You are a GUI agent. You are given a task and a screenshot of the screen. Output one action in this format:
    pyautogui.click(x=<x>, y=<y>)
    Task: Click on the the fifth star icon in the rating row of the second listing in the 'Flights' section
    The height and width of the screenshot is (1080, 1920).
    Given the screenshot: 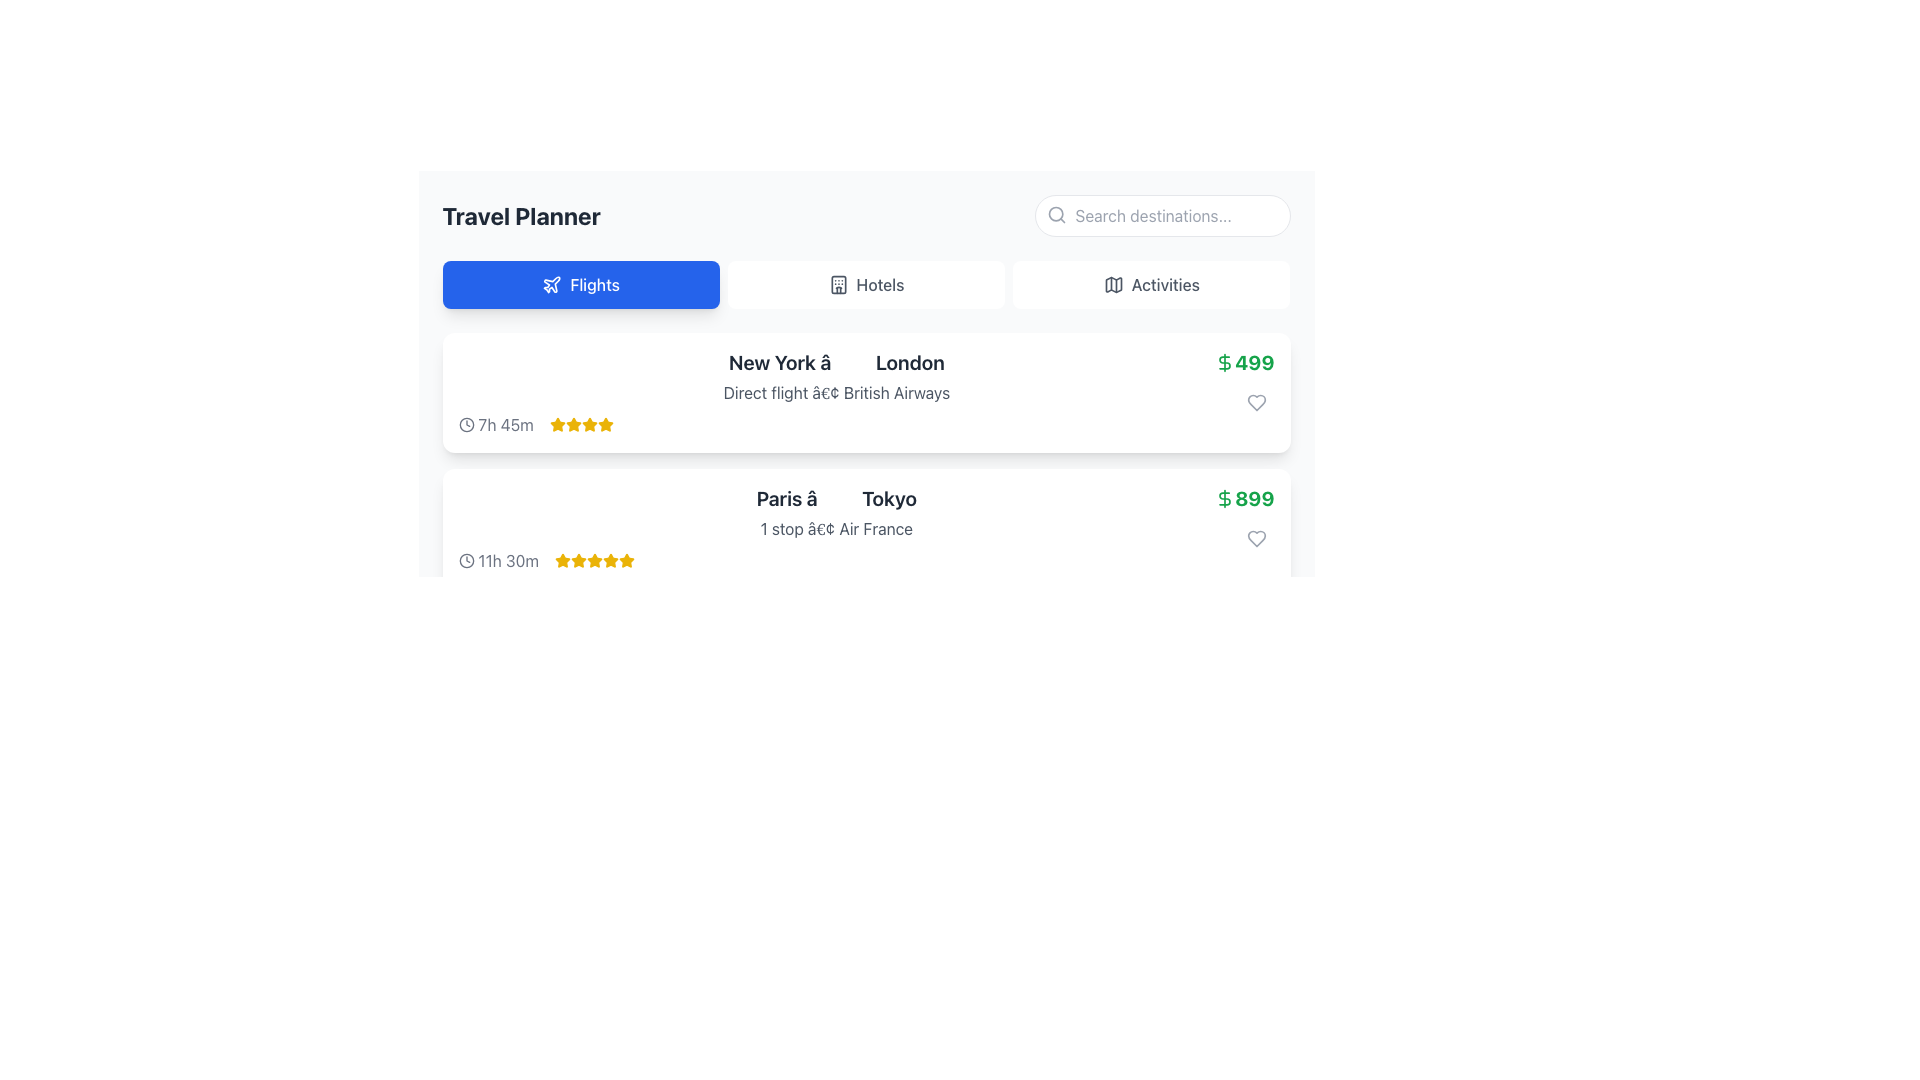 What is the action you would take?
    pyautogui.click(x=562, y=560)
    